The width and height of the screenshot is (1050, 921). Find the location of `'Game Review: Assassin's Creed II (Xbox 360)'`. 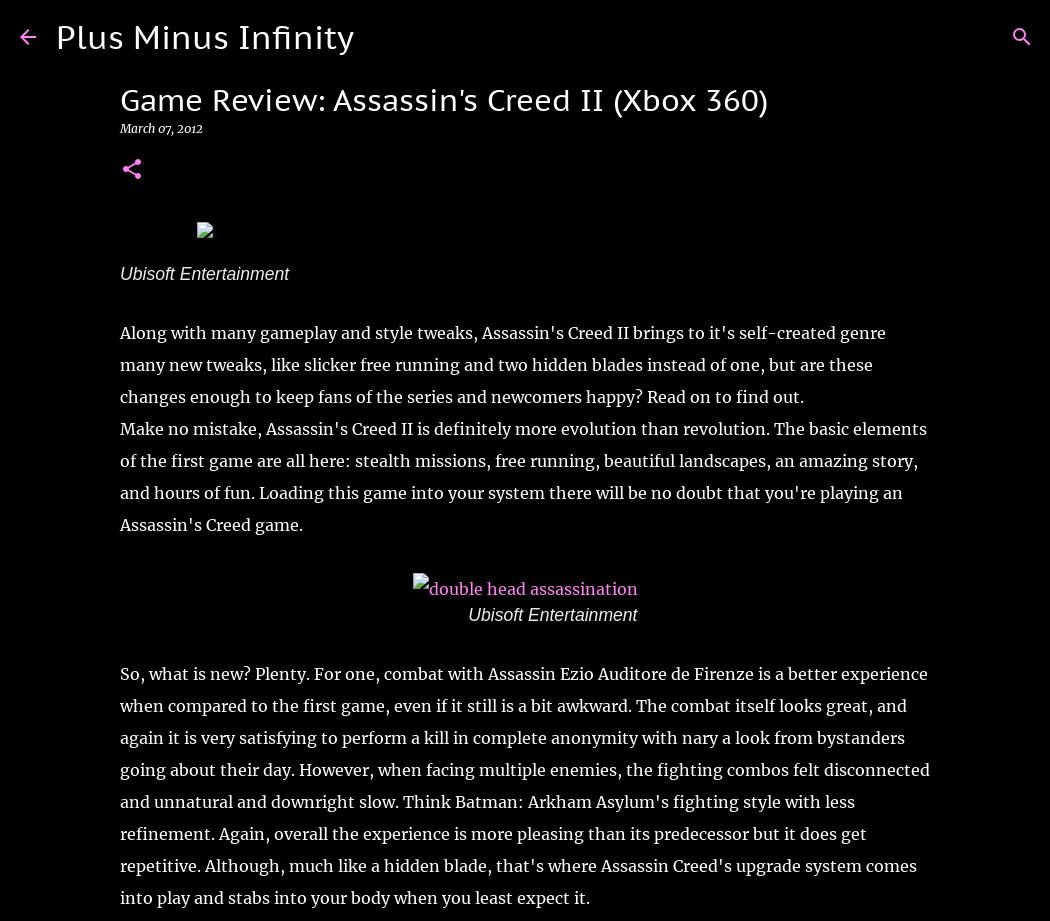

'Game Review: Assassin's Creed II (Xbox 360)' is located at coordinates (443, 98).